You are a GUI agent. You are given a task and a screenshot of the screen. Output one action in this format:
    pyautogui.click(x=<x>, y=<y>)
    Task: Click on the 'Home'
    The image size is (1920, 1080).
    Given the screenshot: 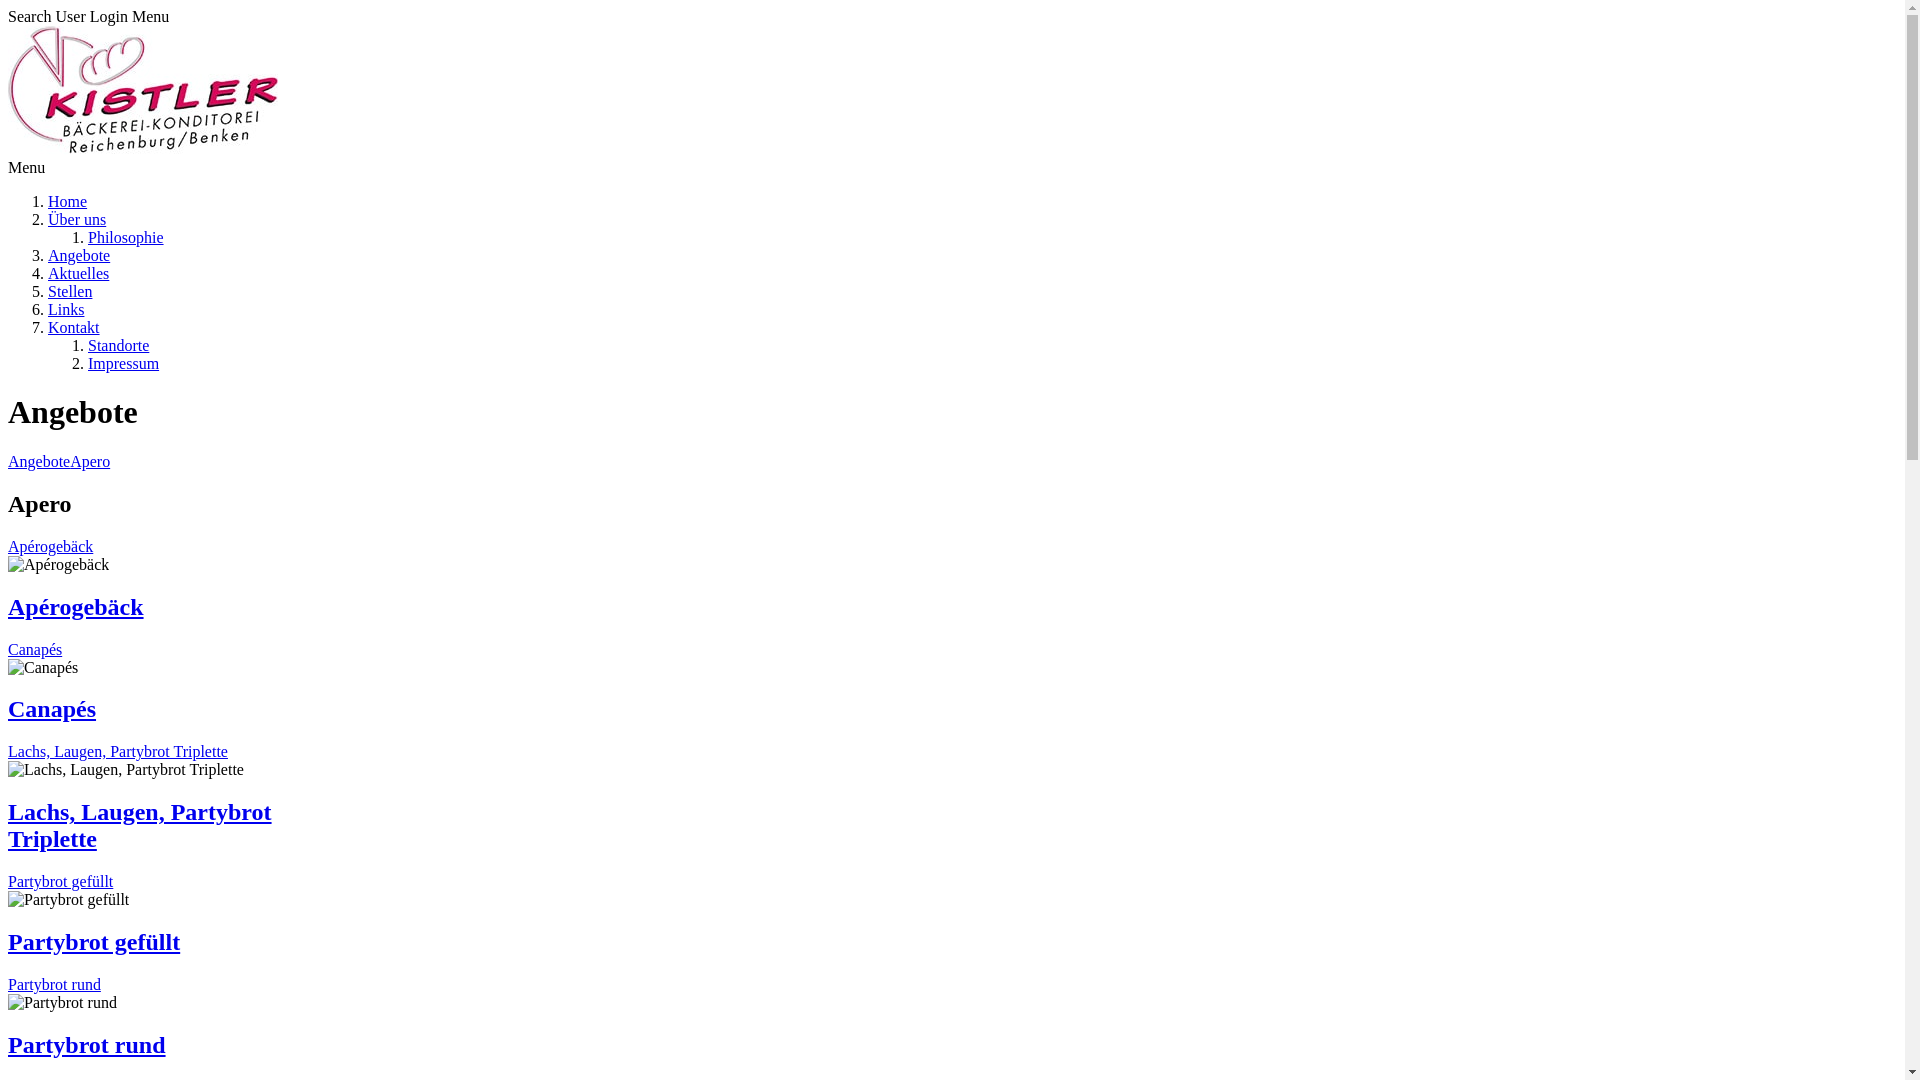 What is the action you would take?
    pyautogui.click(x=67, y=201)
    